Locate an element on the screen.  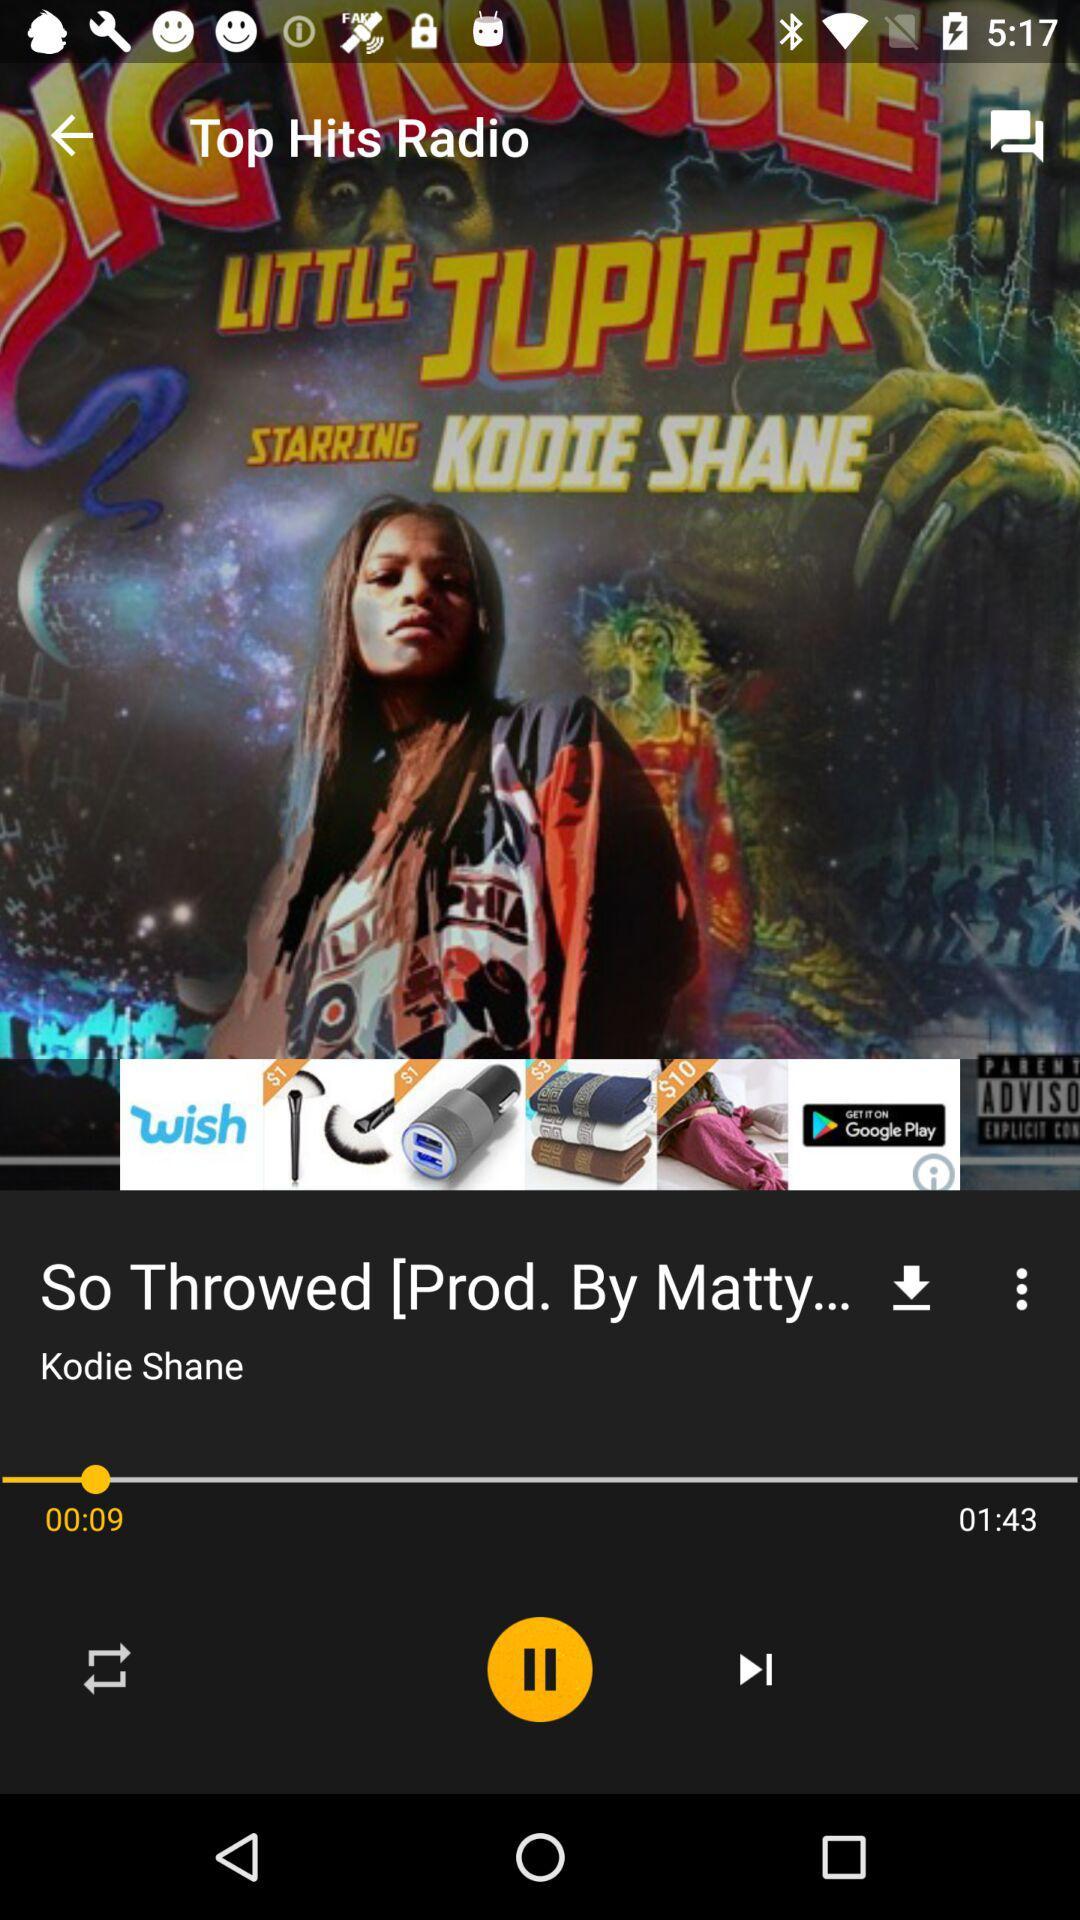
the more icon is located at coordinates (1022, 1289).